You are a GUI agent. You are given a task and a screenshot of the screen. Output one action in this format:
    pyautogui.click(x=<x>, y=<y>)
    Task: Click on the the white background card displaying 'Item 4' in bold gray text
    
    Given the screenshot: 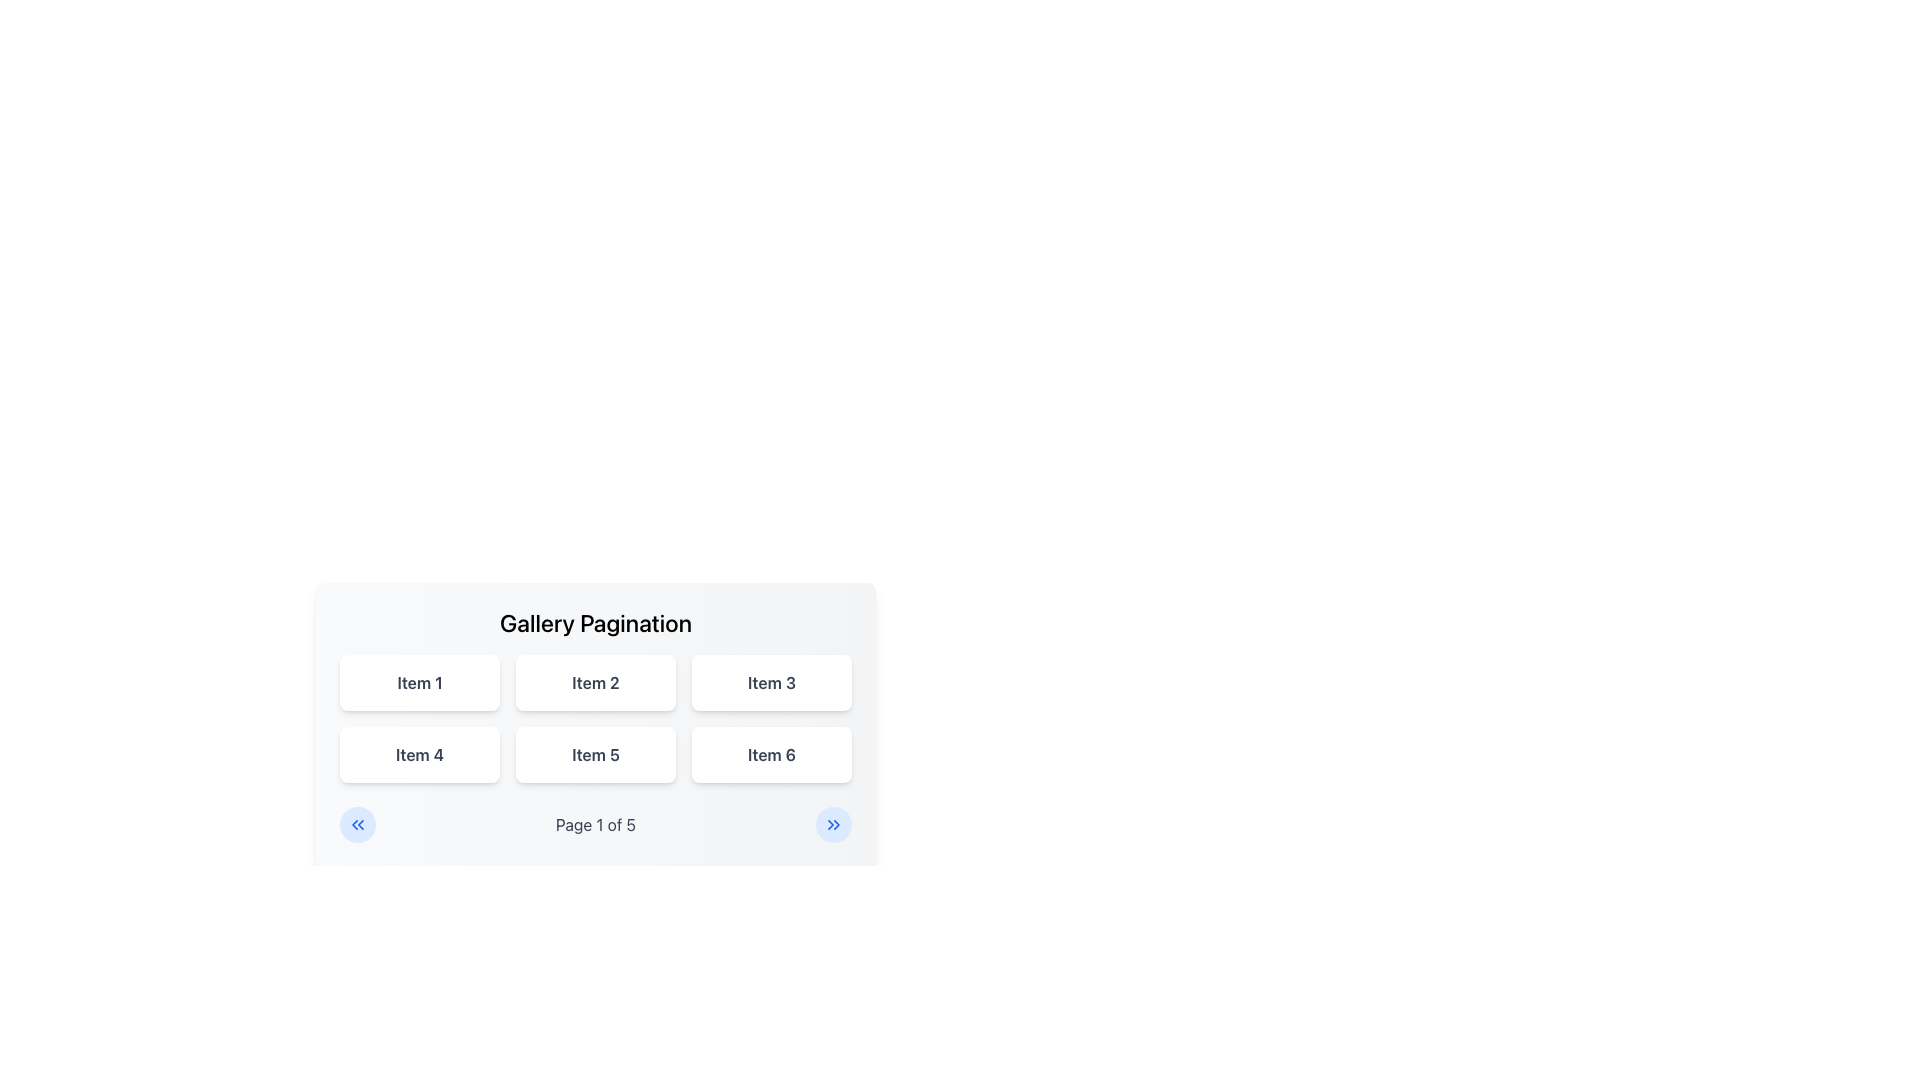 What is the action you would take?
    pyautogui.click(x=419, y=755)
    